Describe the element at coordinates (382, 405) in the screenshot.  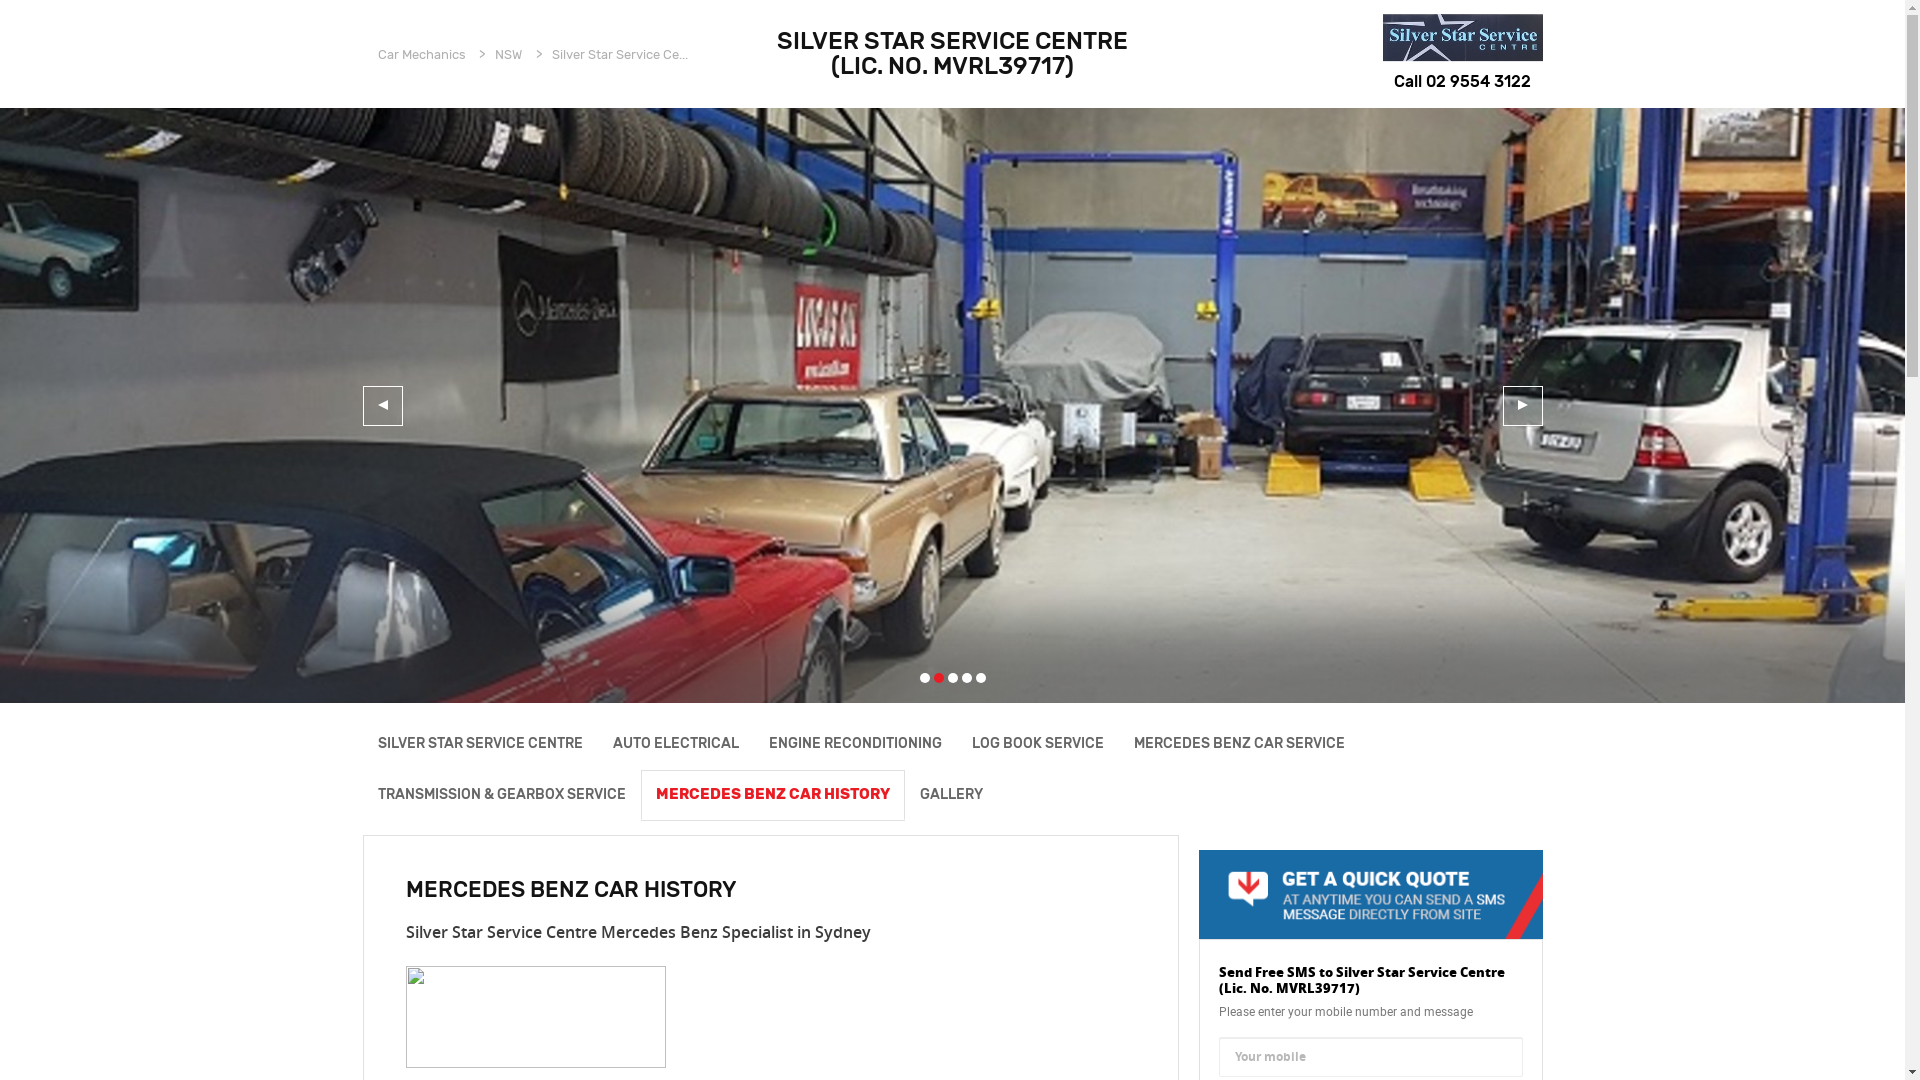
I see `'Previous'` at that location.